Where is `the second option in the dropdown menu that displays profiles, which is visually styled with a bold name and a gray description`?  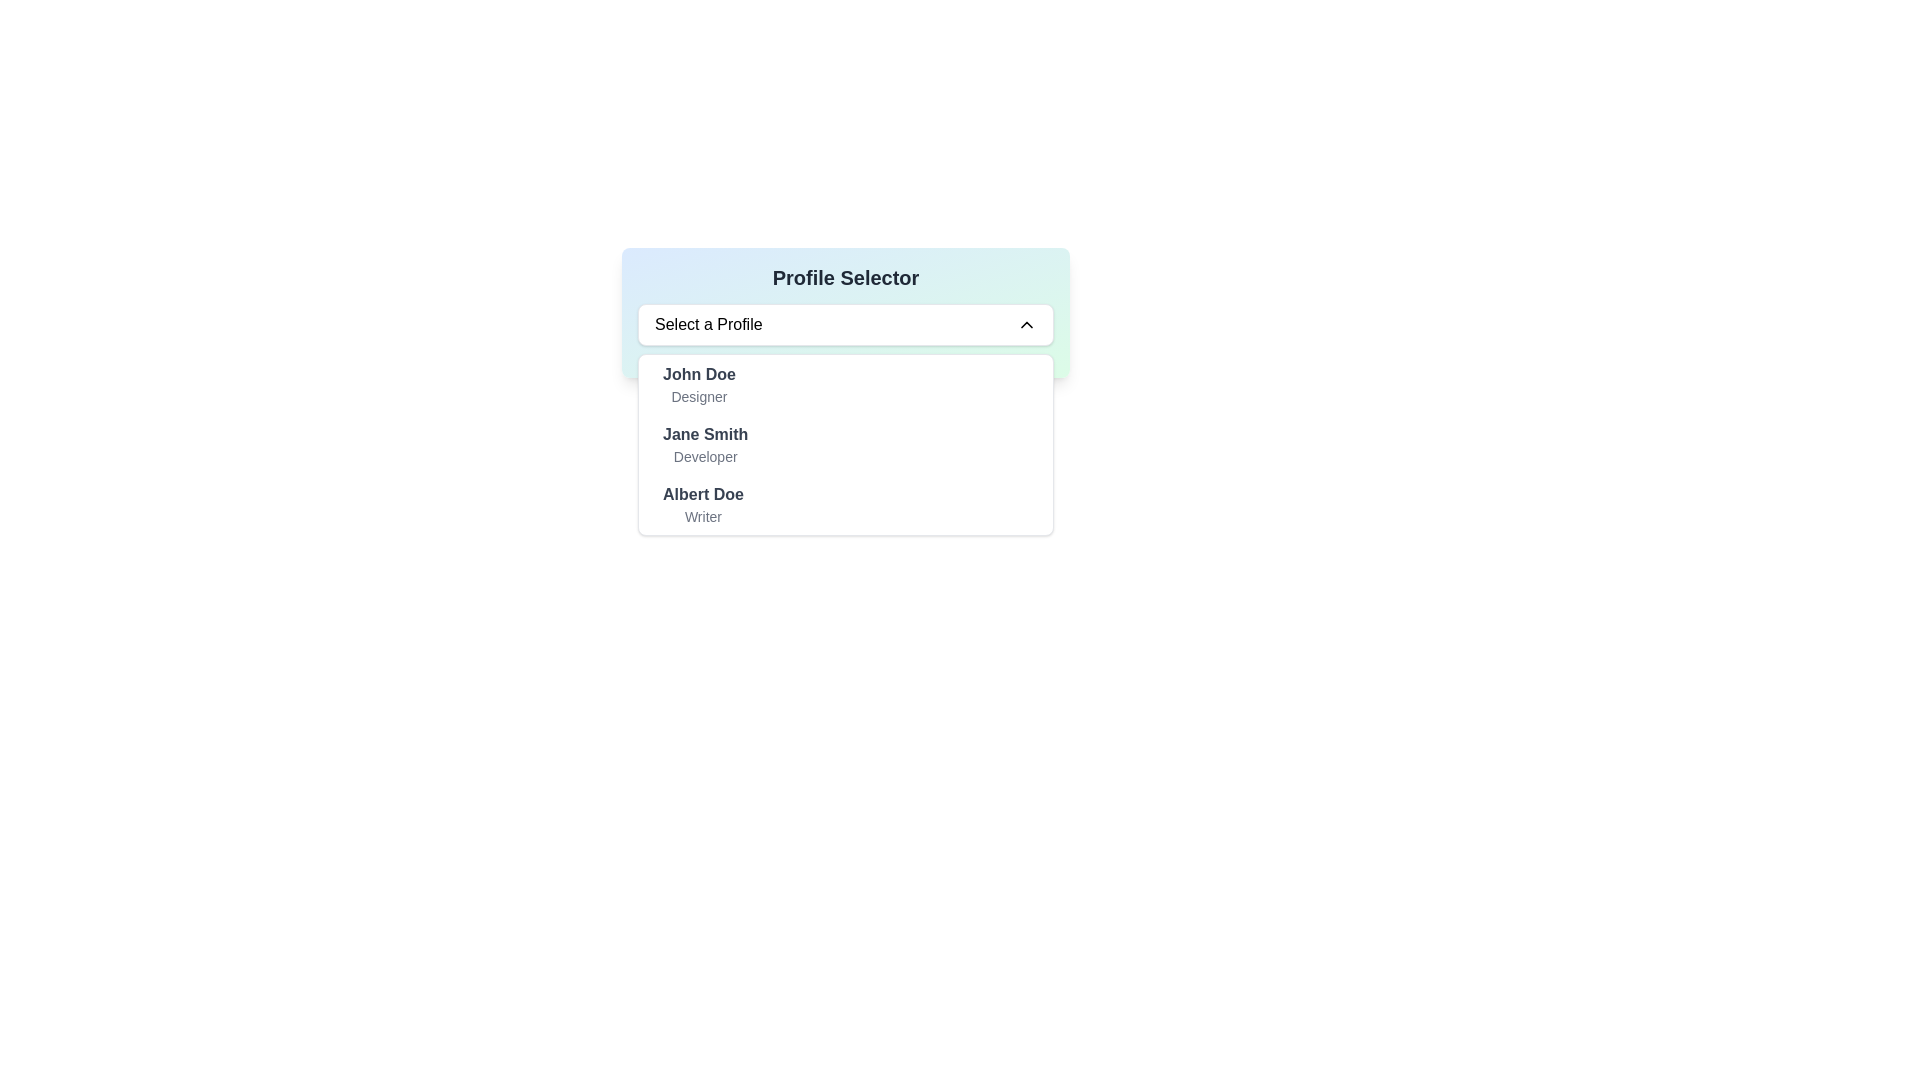
the second option in the dropdown menu that displays profiles, which is visually styled with a bold name and a gray description is located at coordinates (845, 443).